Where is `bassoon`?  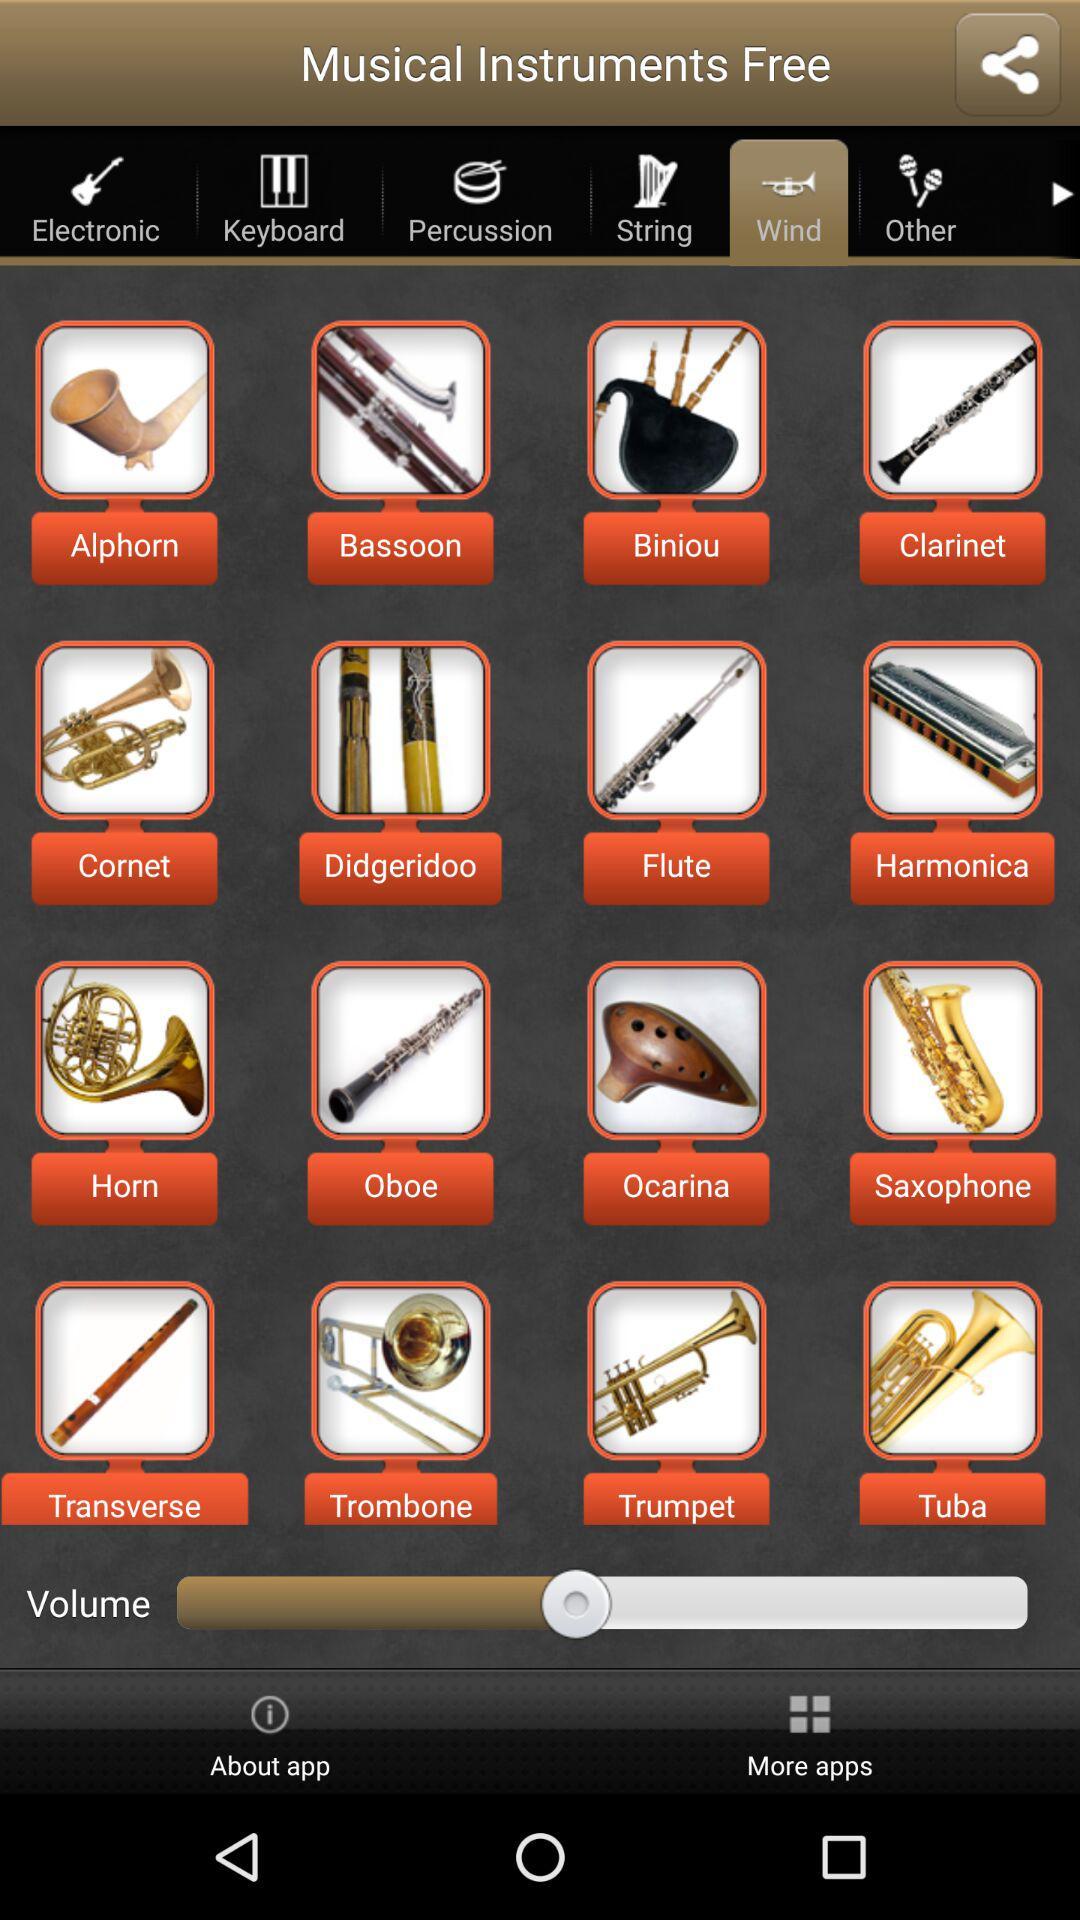 bassoon is located at coordinates (400, 408).